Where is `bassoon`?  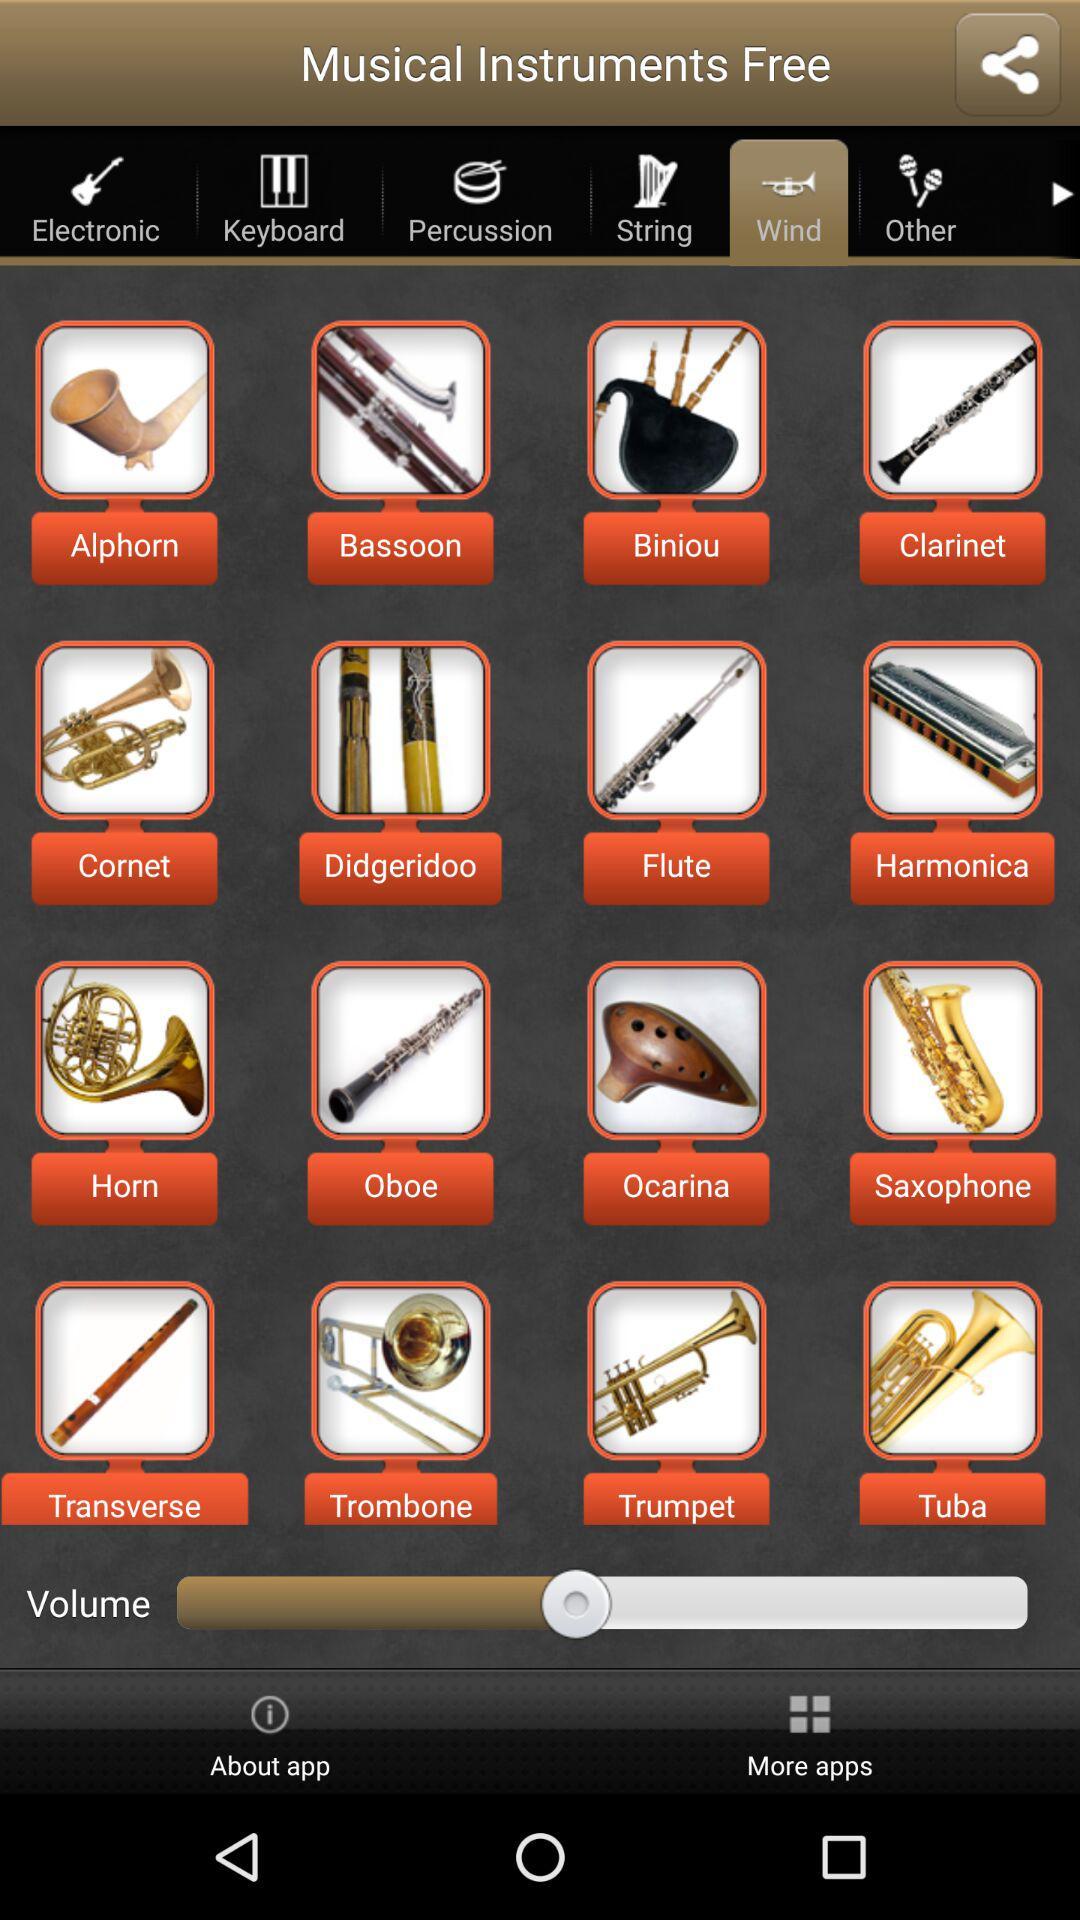 bassoon is located at coordinates (400, 408).